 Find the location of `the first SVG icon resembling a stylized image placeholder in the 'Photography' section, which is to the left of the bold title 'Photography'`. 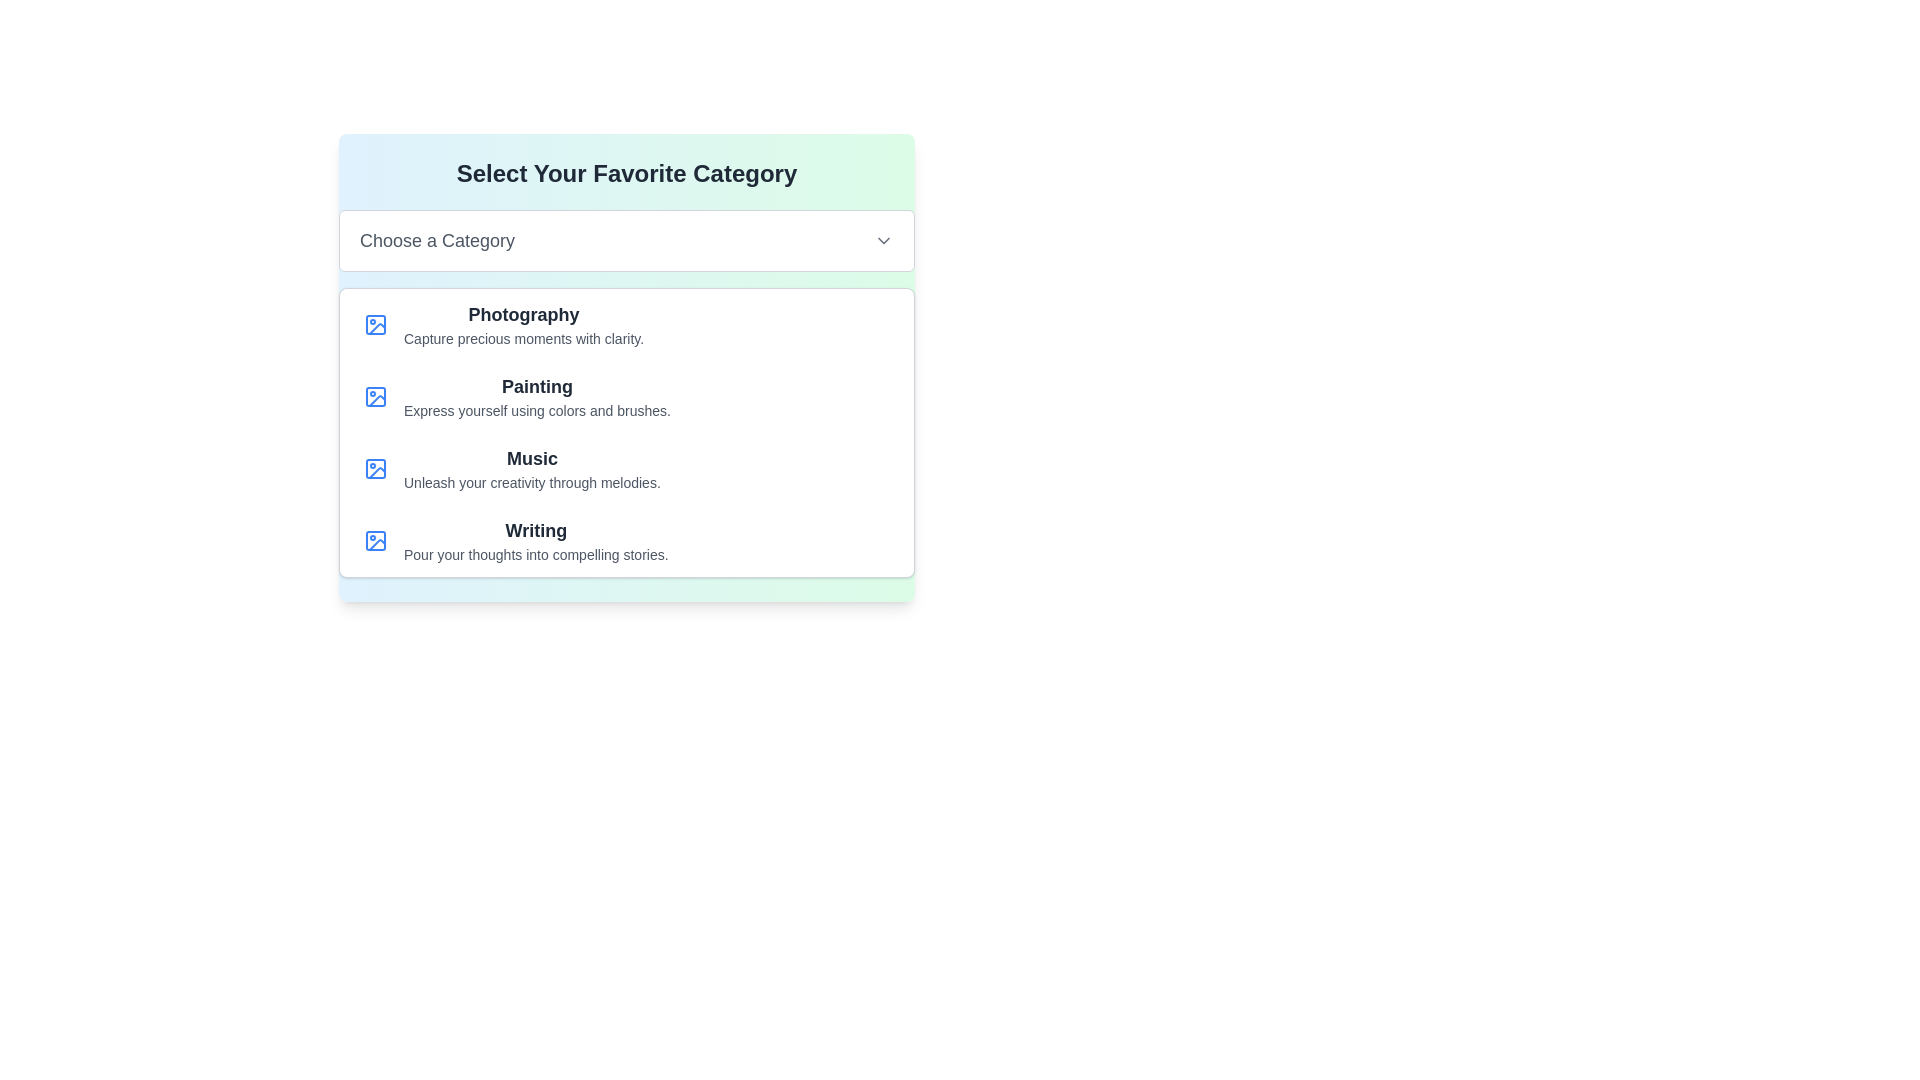

the first SVG icon resembling a stylized image placeholder in the 'Photography' section, which is to the left of the bold title 'Photography' is located at coordinates (375, 323).